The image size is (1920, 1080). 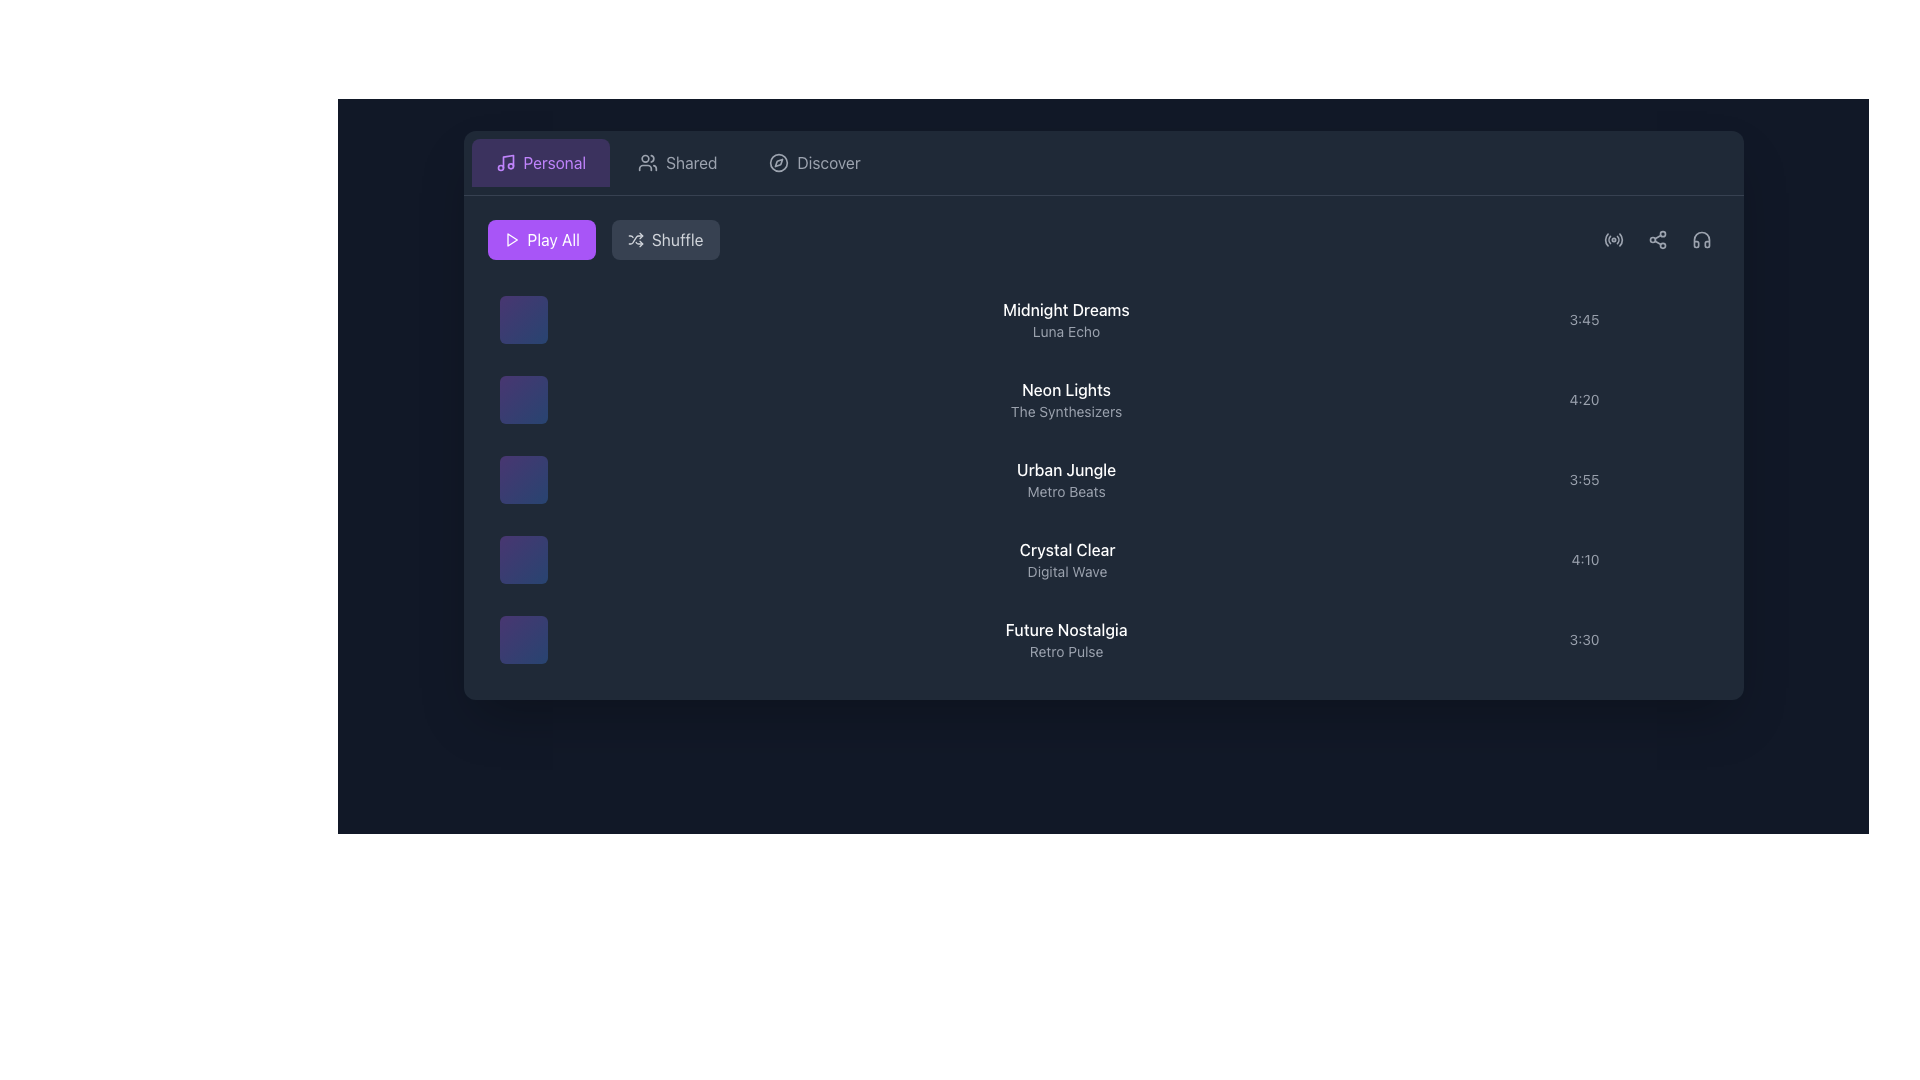 I want to click on the inner graphical element of the headphone icon located in the top-right corner of the music application interface, so click(x=1700, y=238).